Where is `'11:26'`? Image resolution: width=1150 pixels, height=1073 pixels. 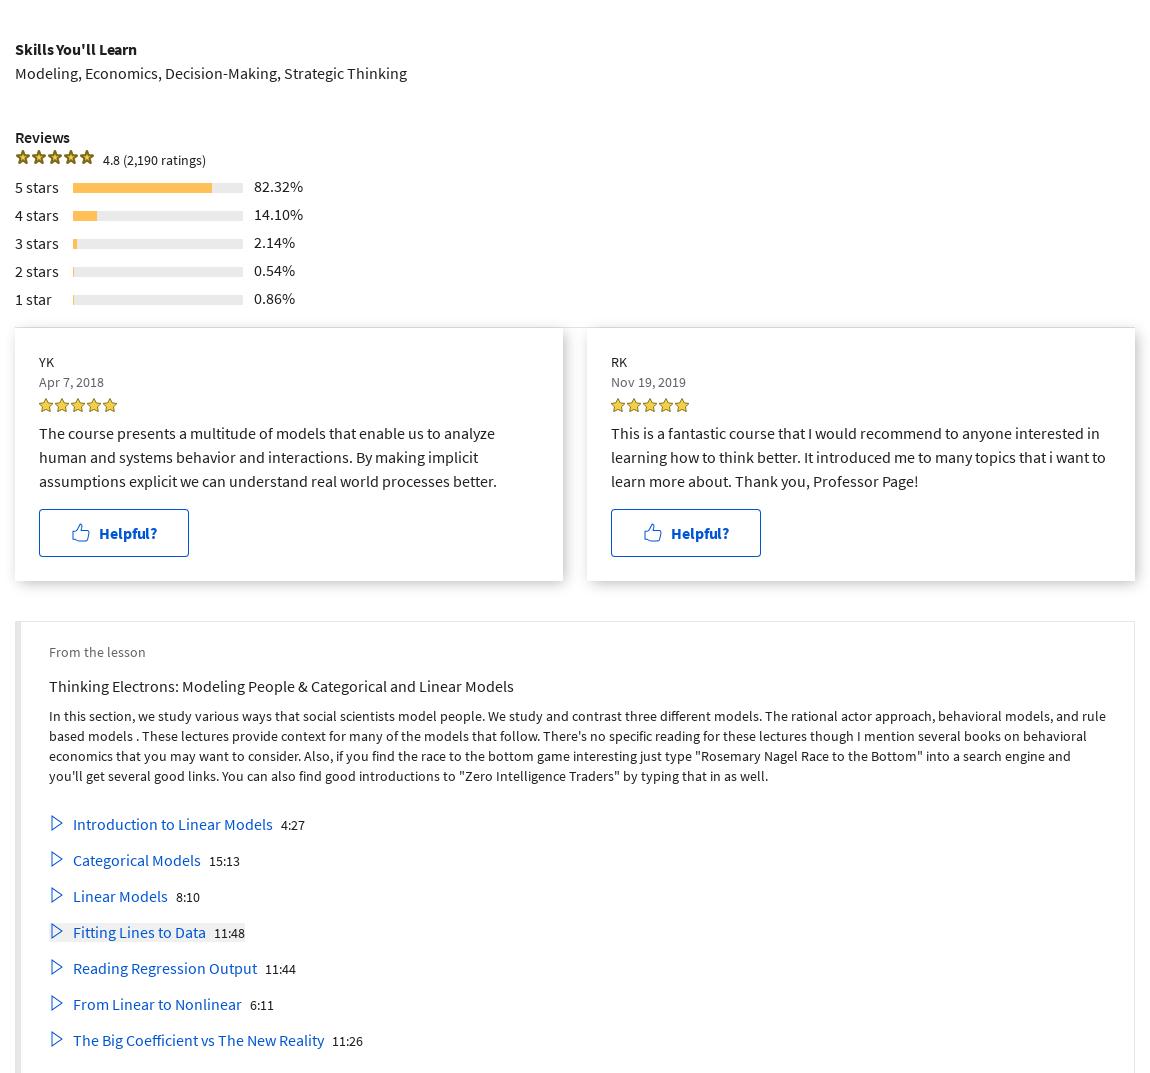
'11:26' is located at coordinates (332, 1039).